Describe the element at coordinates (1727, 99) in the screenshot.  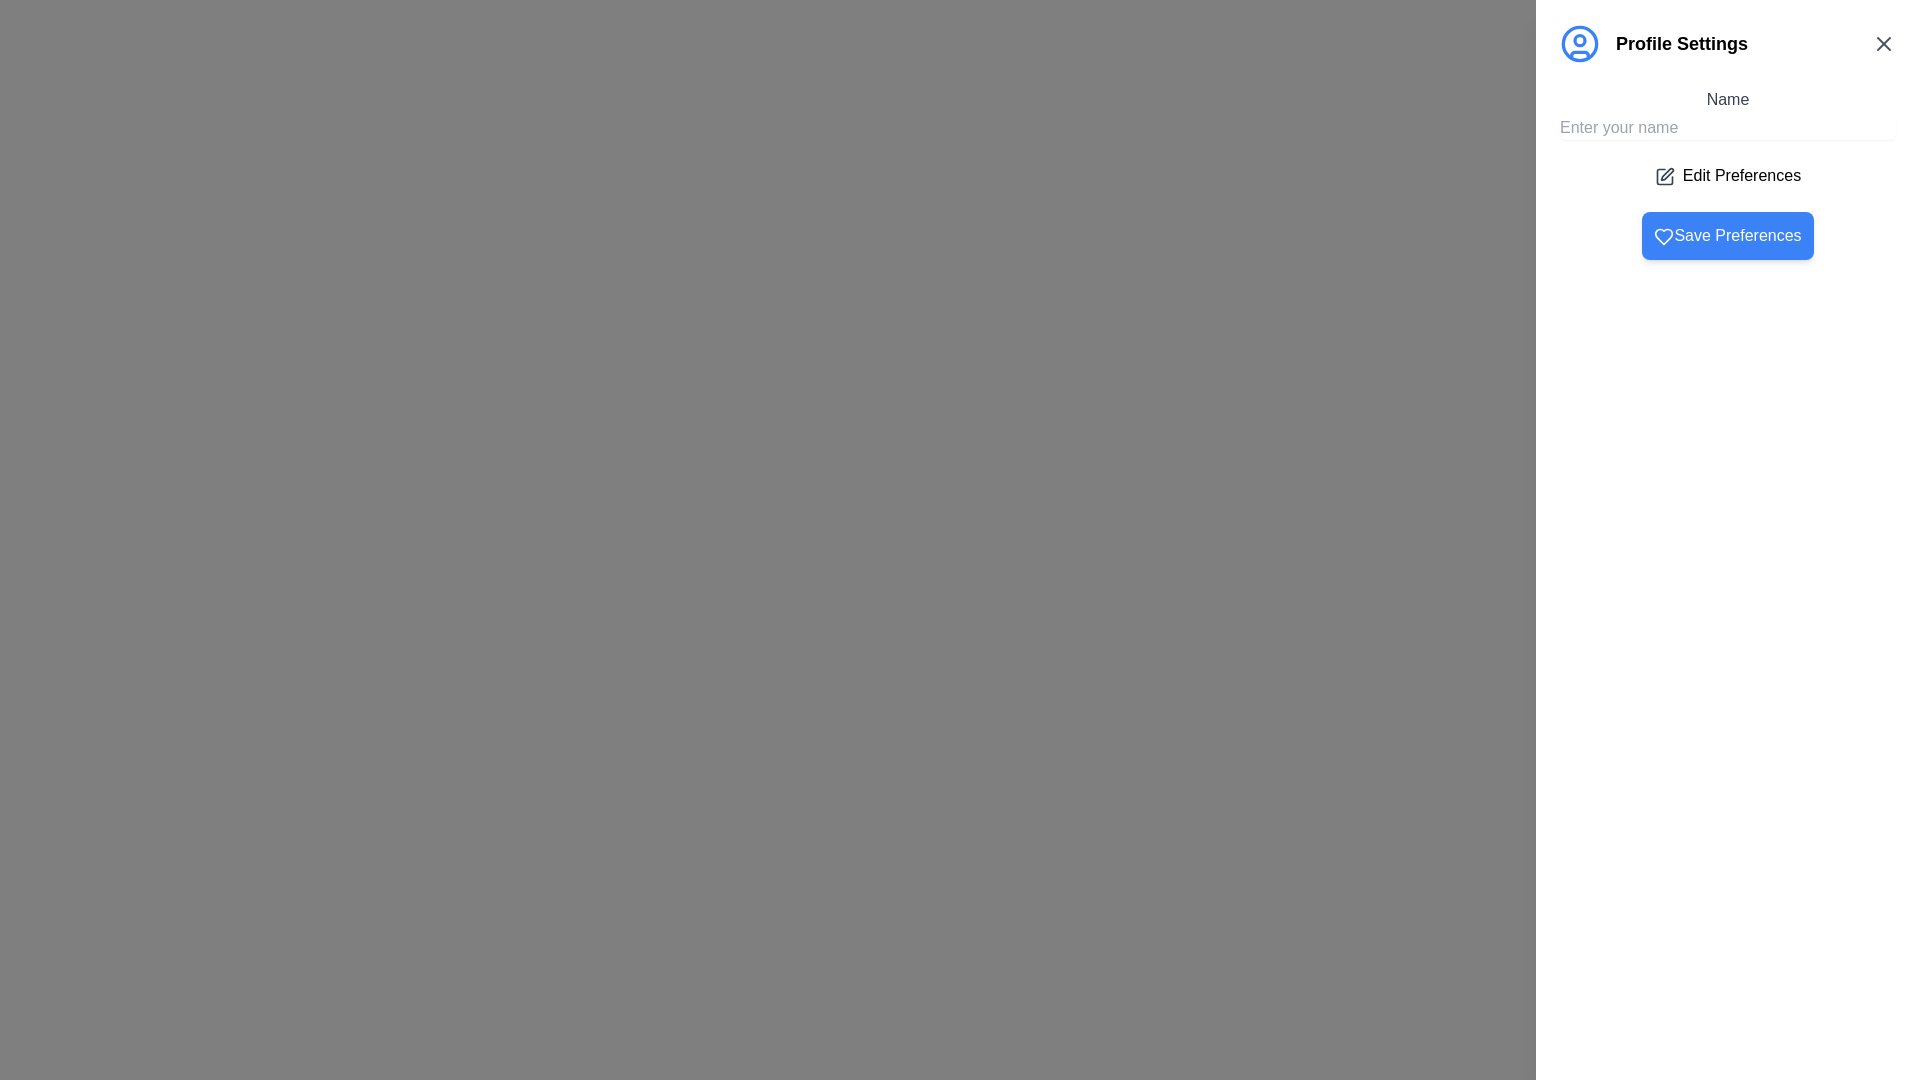
I see `the Text label located at the top-right section of the profile settings panel, which serves as a label for the name input field` at that location.